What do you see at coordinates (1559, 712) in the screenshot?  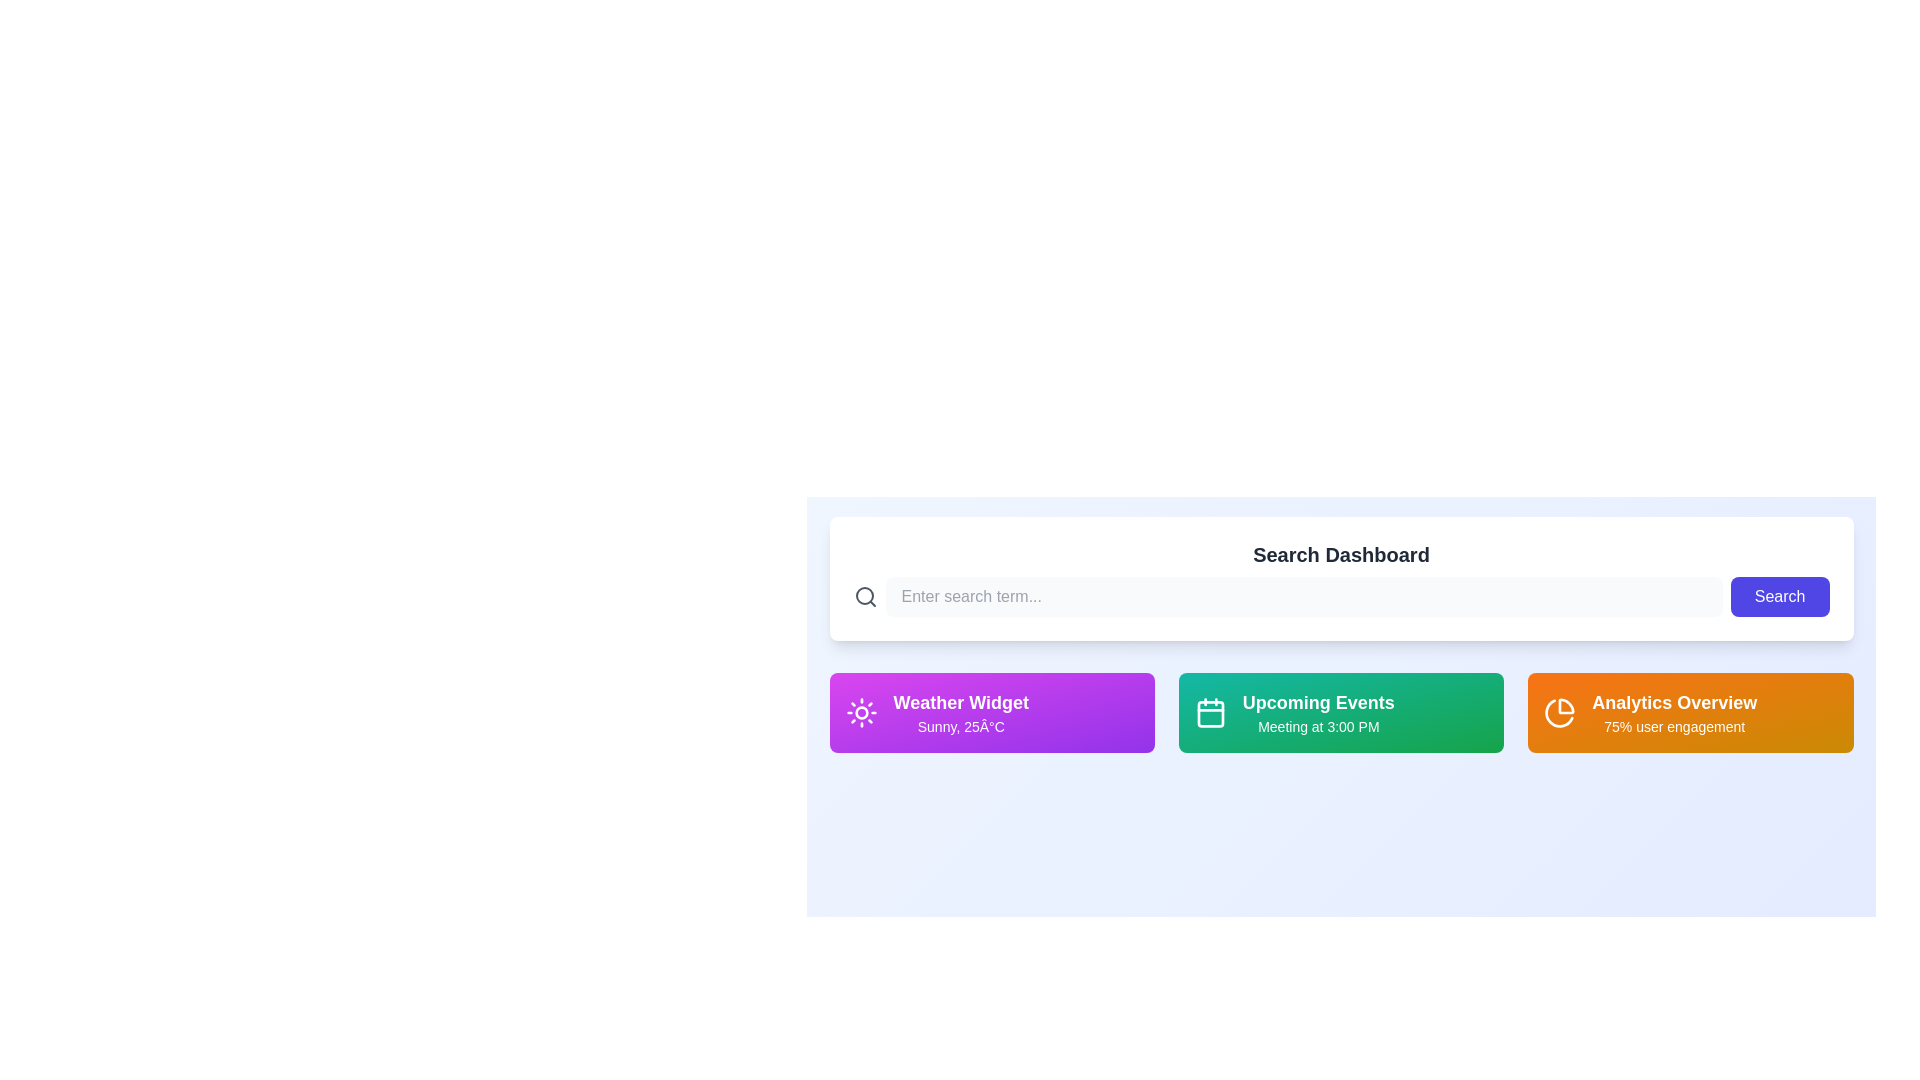 I see `the pie chart icon in the top-left section of the orange background representing the 'Analytics Overview' card as a visual cue for analytics` at bounding box center [1559, 712].